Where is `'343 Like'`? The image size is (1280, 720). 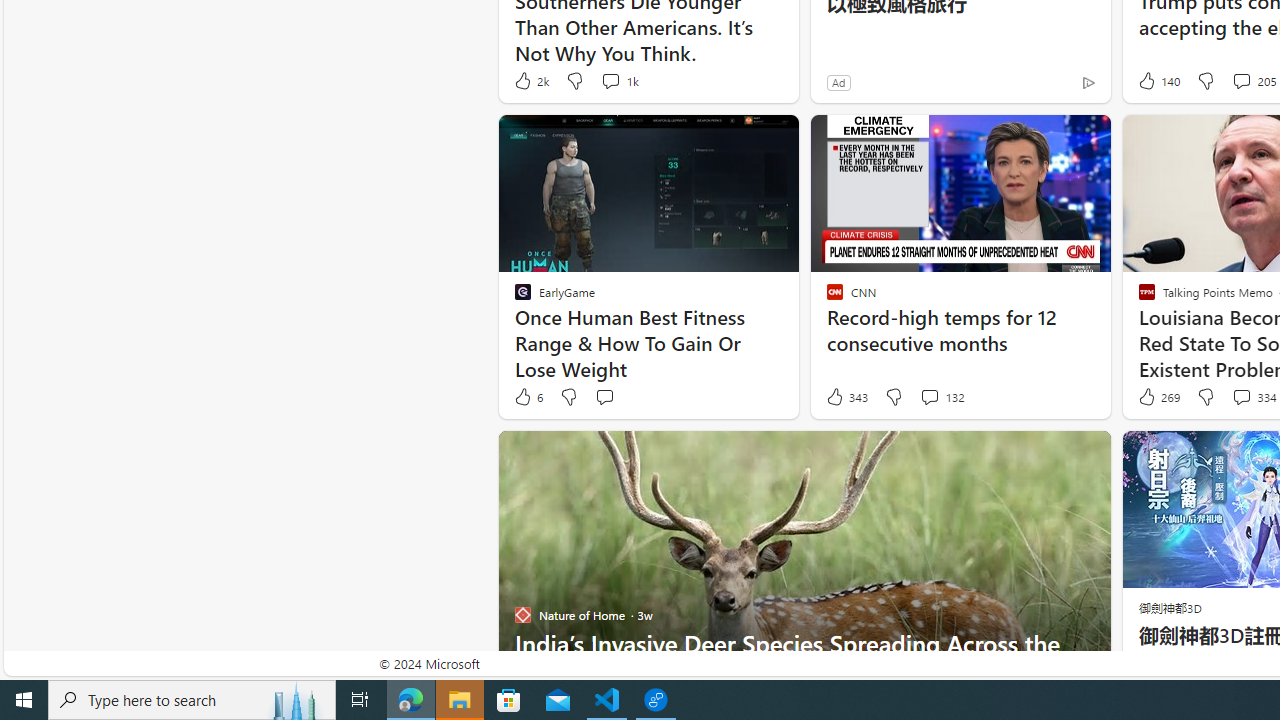 '343 Like' is located at coordinates (846, 397).